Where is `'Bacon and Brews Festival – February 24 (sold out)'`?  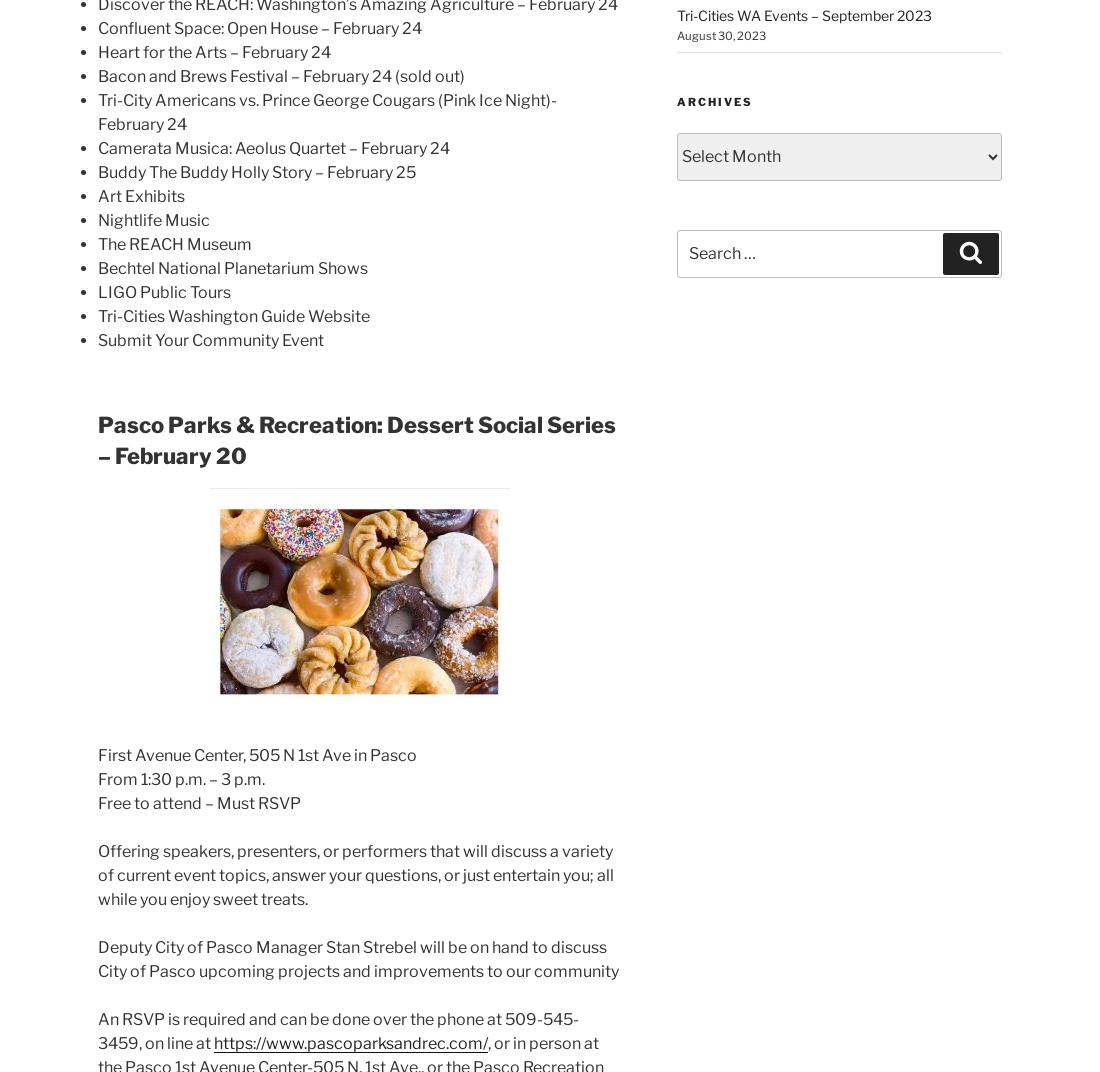
'Bacon and Brews Festival – February 24 (sold out)' is located at coordinates (280, 76).